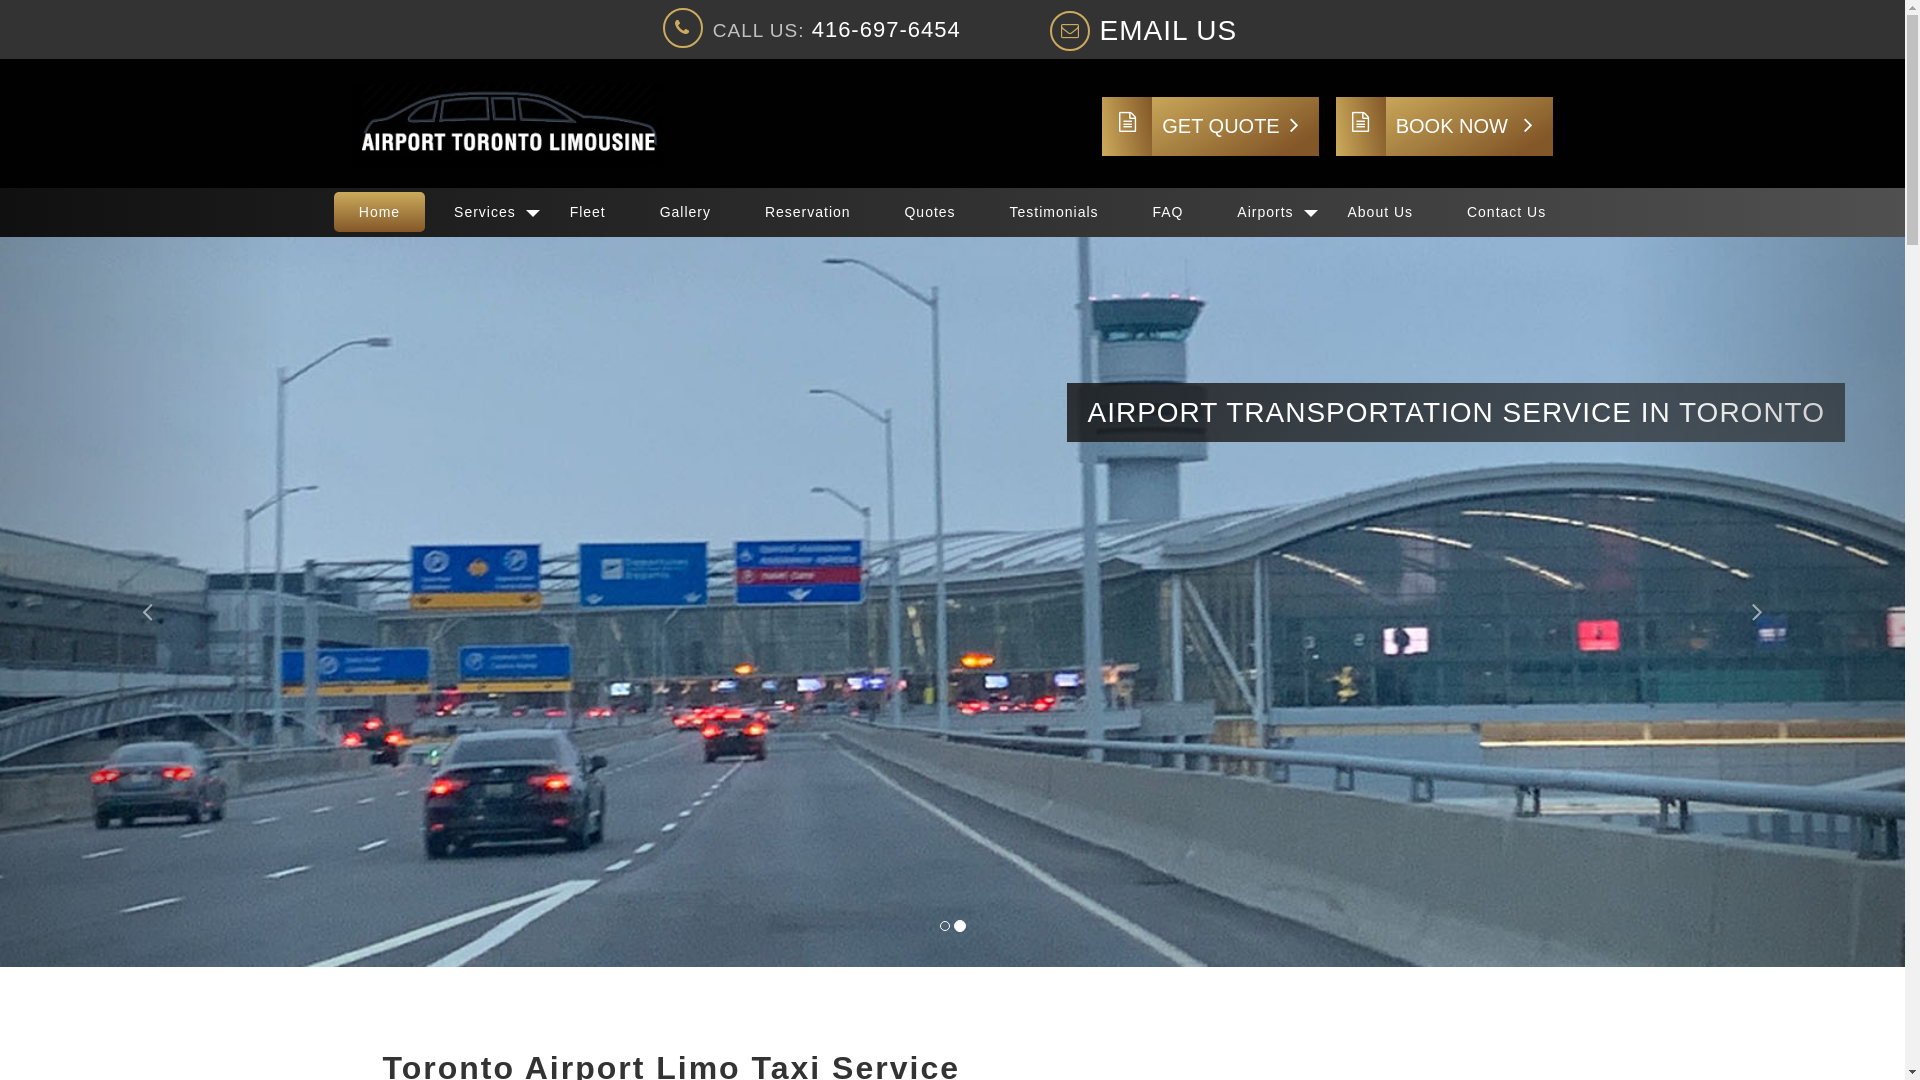 This screenshot has height=1080, width=1920. I want to click on 'Fleet', so click(587, 212).